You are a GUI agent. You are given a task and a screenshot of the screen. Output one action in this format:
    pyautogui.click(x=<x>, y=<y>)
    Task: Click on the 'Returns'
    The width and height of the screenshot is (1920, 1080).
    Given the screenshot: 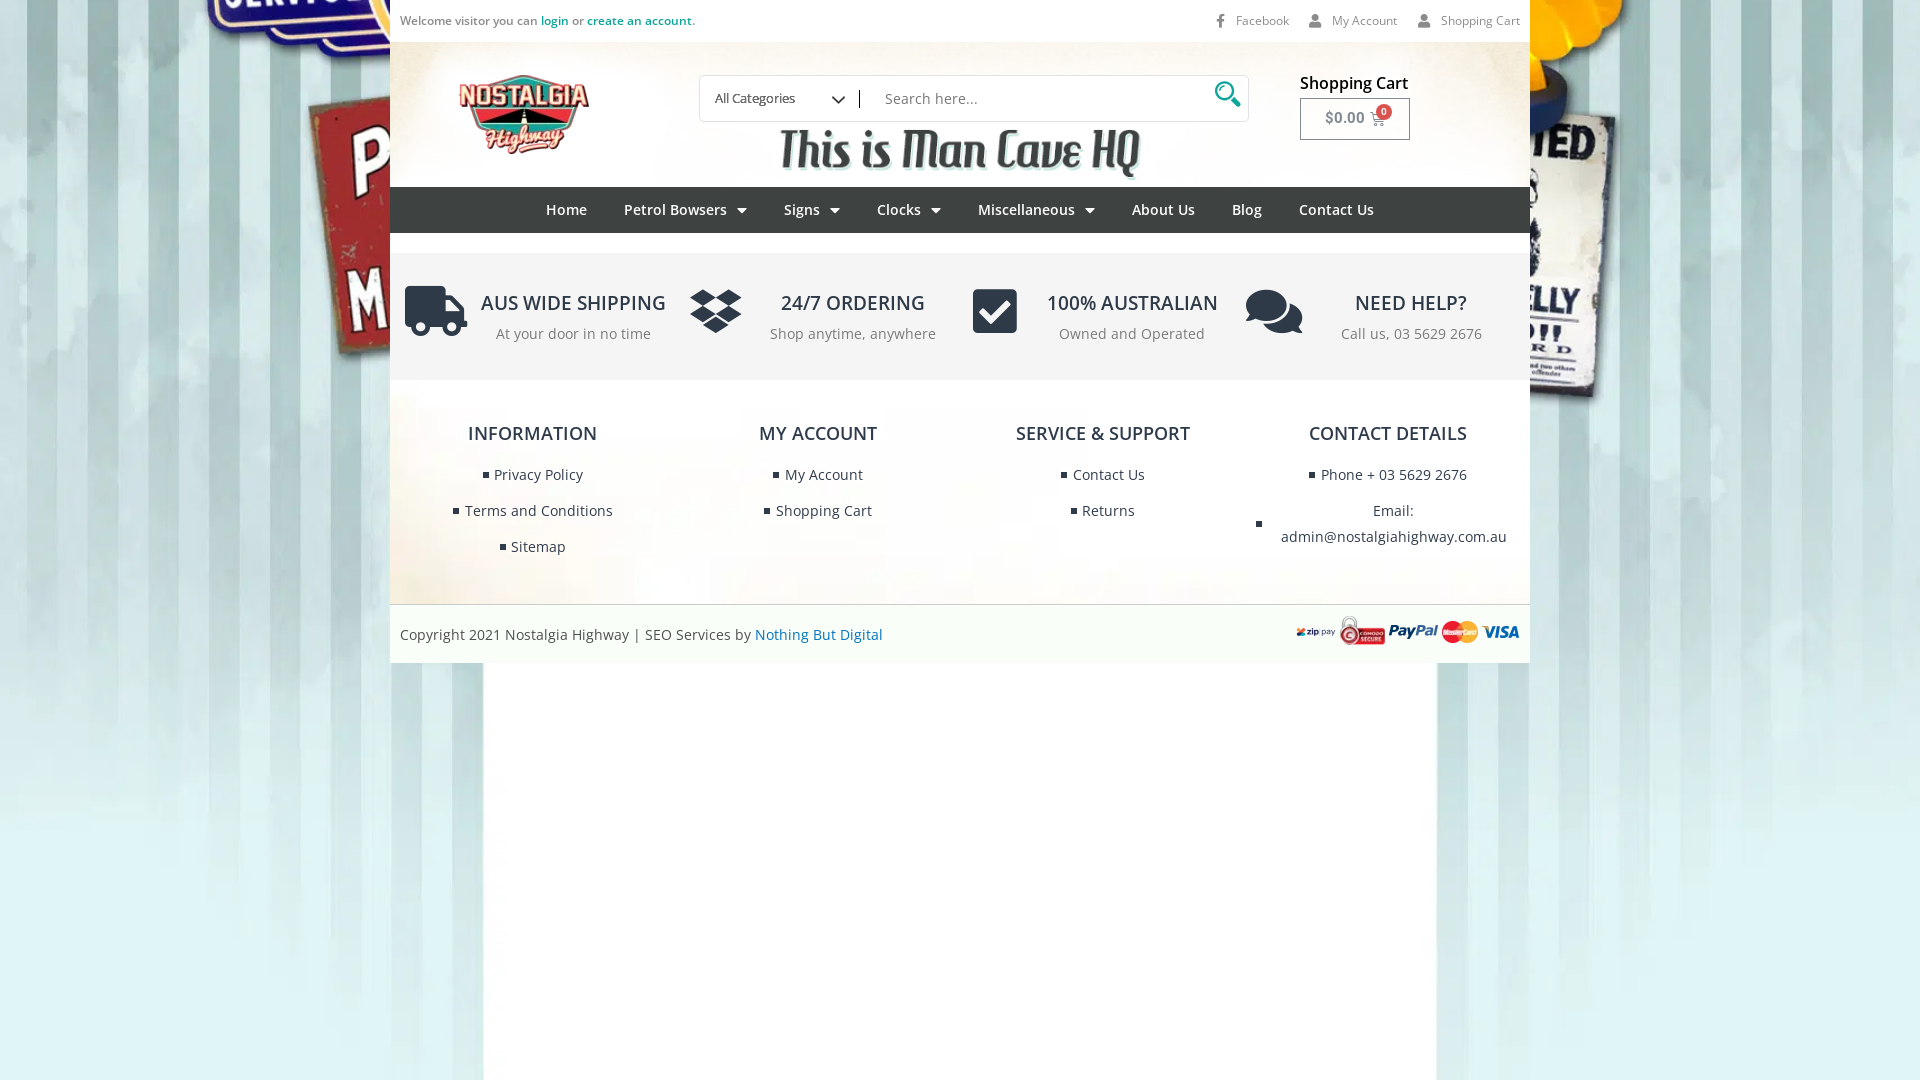 What is the action you would take?
    pyautogui.click(x=1102, y=509)
    